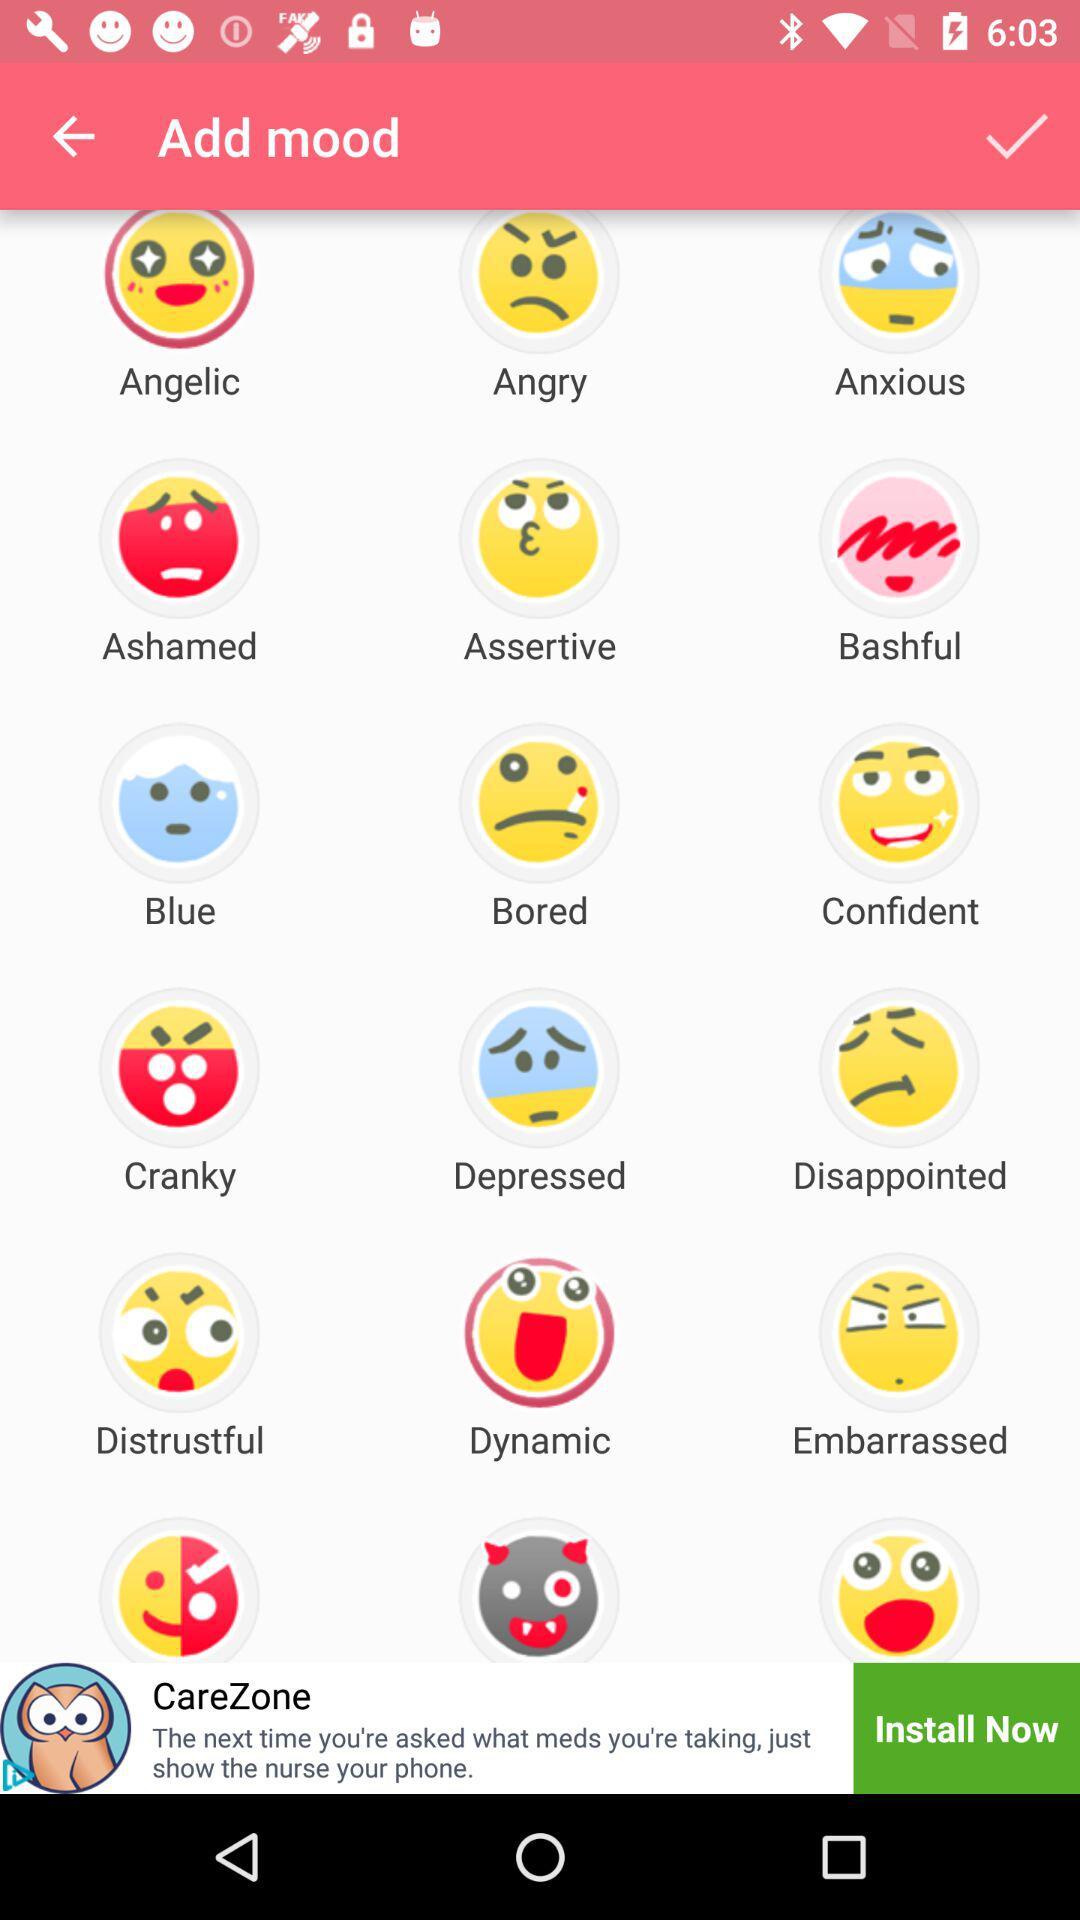 This screenshot has width=1080, height=1920. What do you see at coordinates (965, 1727) in the screenshot?
I see `install now item` at bounding box center [965, 1727].